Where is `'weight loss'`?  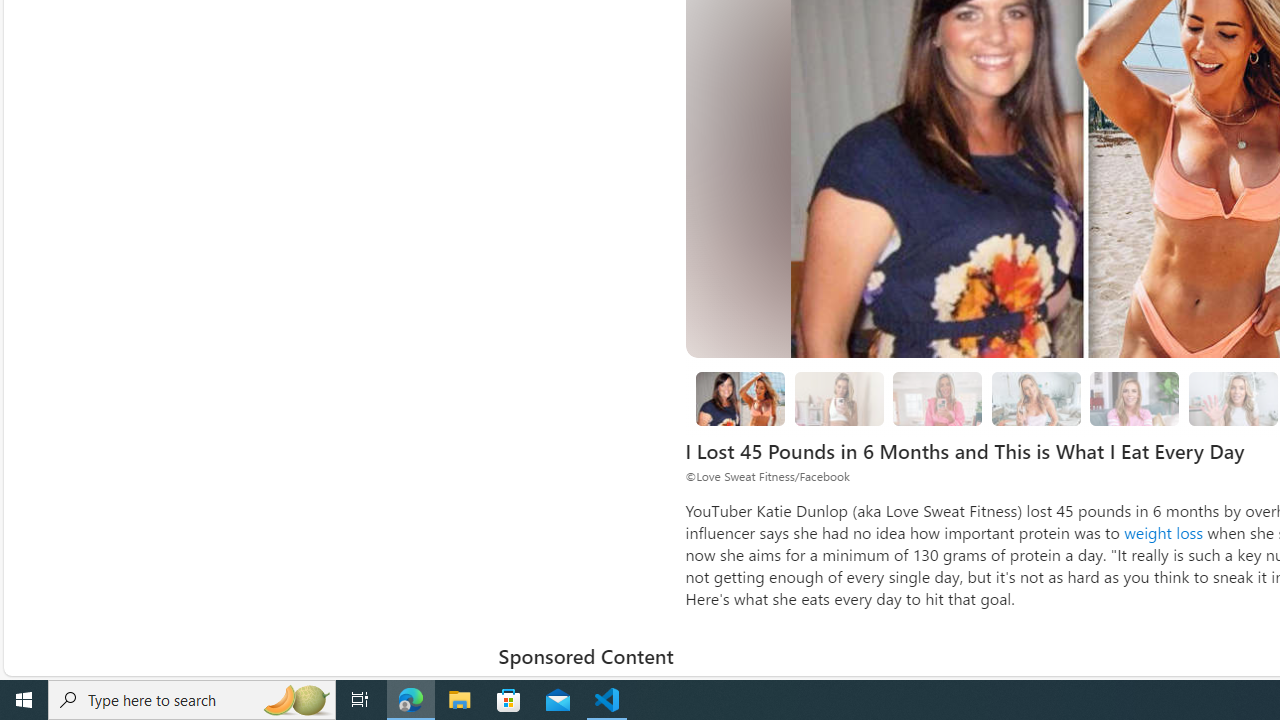
'weight loss' is located at coordinates (1164, 531).